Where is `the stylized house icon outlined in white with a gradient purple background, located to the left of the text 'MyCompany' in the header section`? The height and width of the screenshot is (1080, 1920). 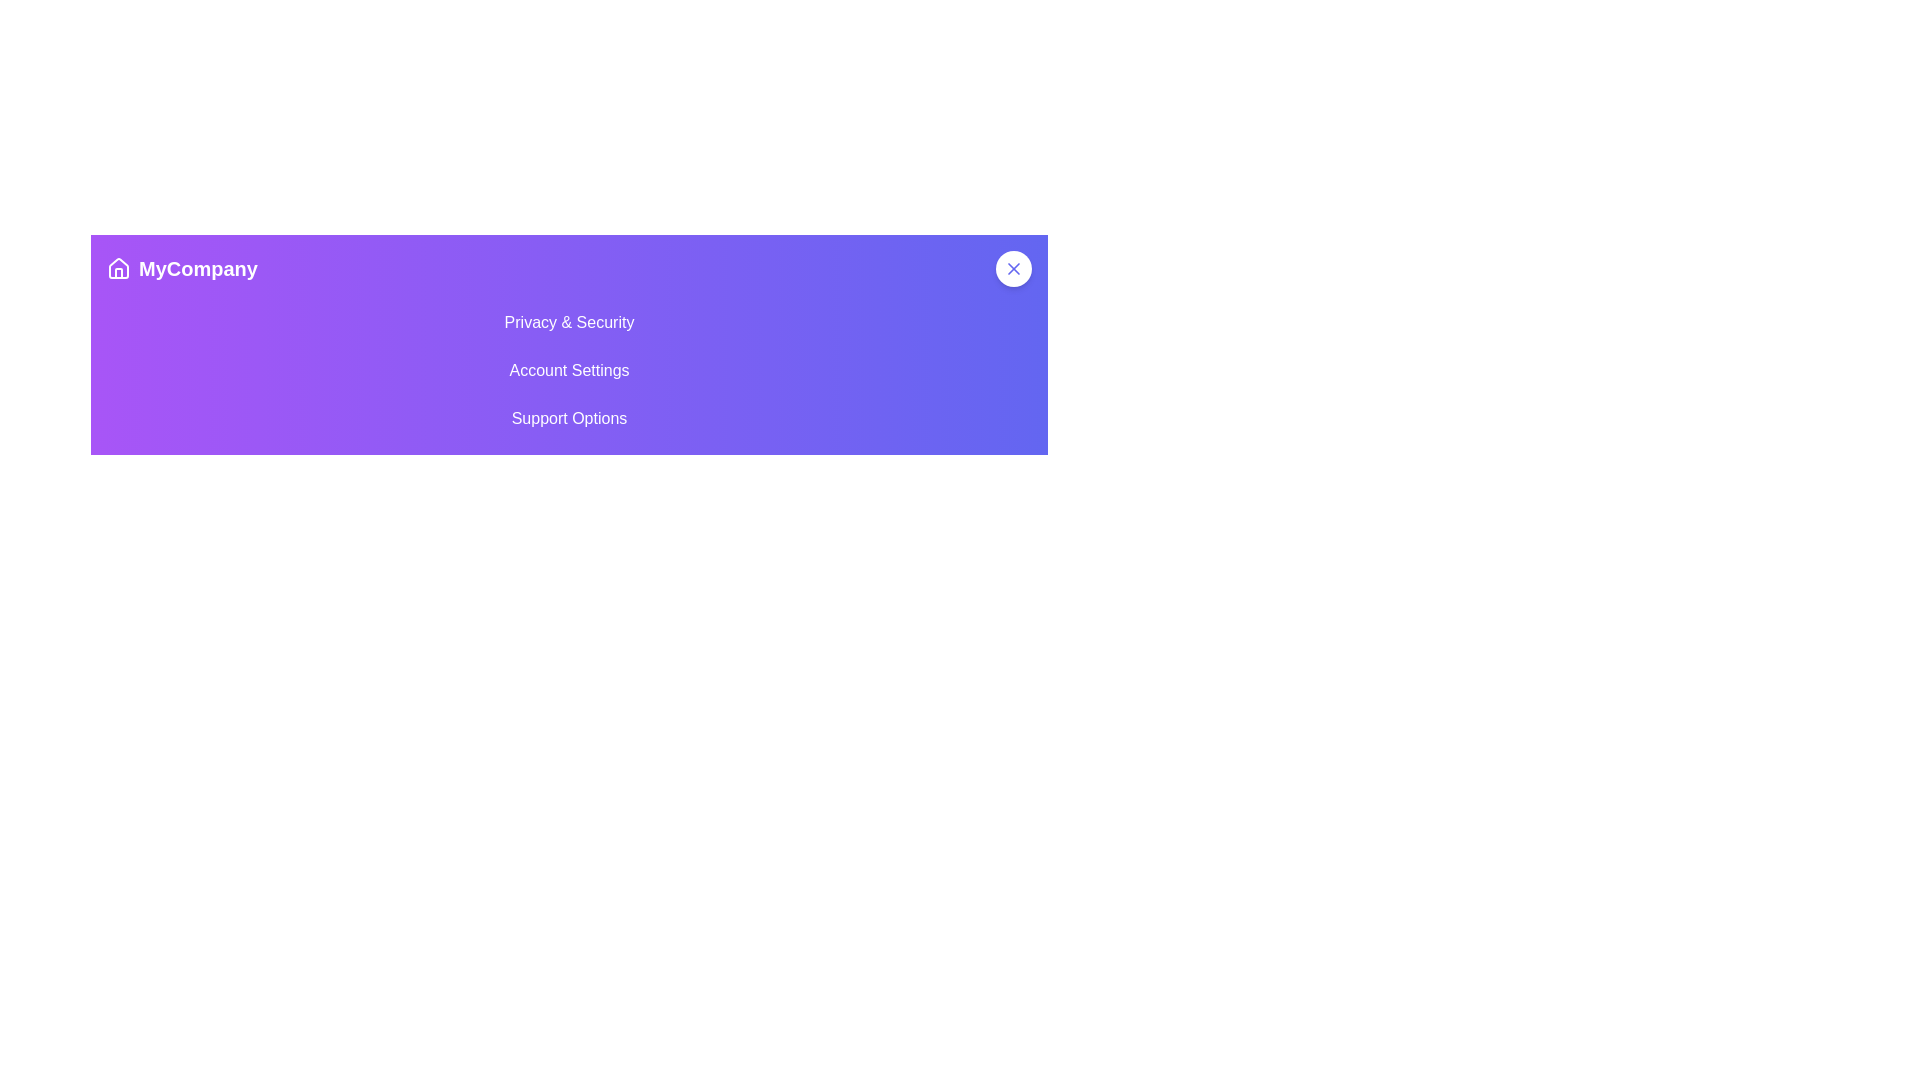
the stylized house icon outlined in white with a gradient purple background, located to the left of the text 'MyCompany' in the header section is located at coordinates (118, 268).